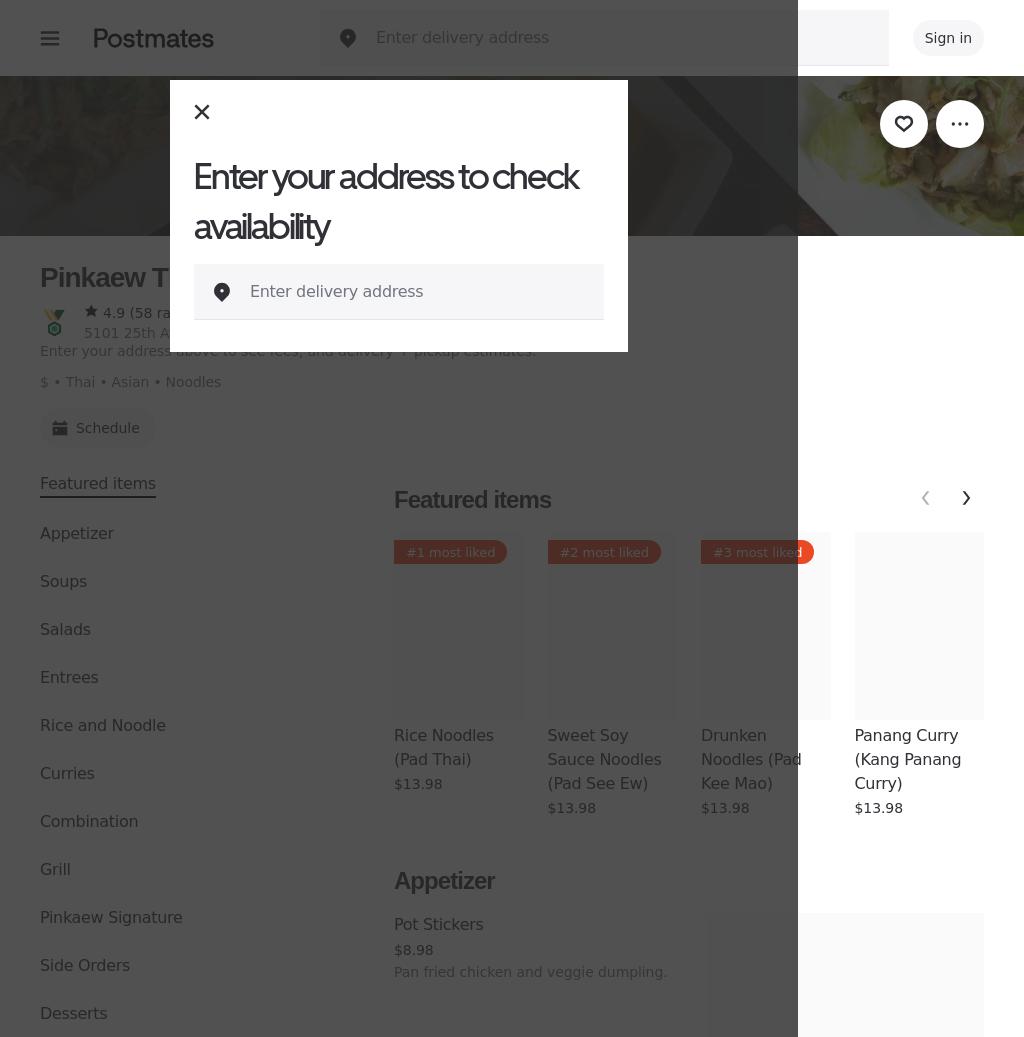 The image size is (1024, 1037). What do you see at coordinates (450, 552) in the screenshot?
I see `'#1 most liked'` at bounding box center [450, 552].